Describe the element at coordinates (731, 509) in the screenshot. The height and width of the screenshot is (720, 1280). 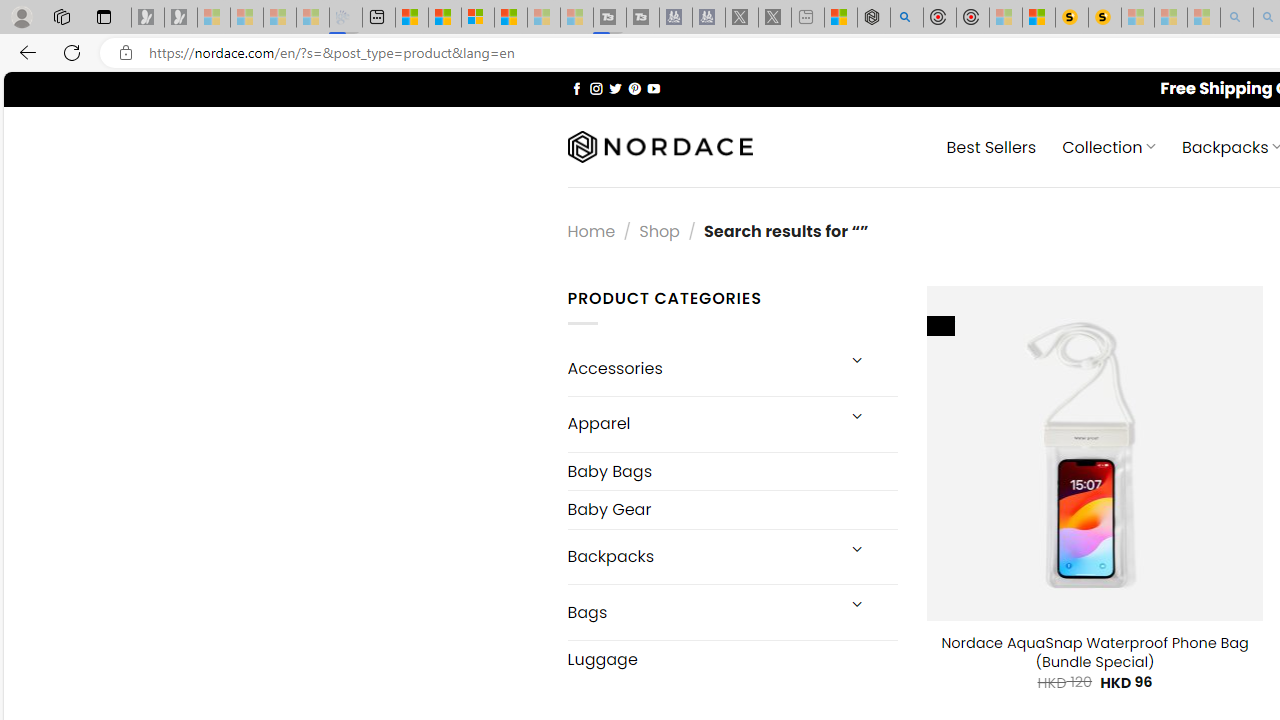
I see `'Baby Gear'` at that location.